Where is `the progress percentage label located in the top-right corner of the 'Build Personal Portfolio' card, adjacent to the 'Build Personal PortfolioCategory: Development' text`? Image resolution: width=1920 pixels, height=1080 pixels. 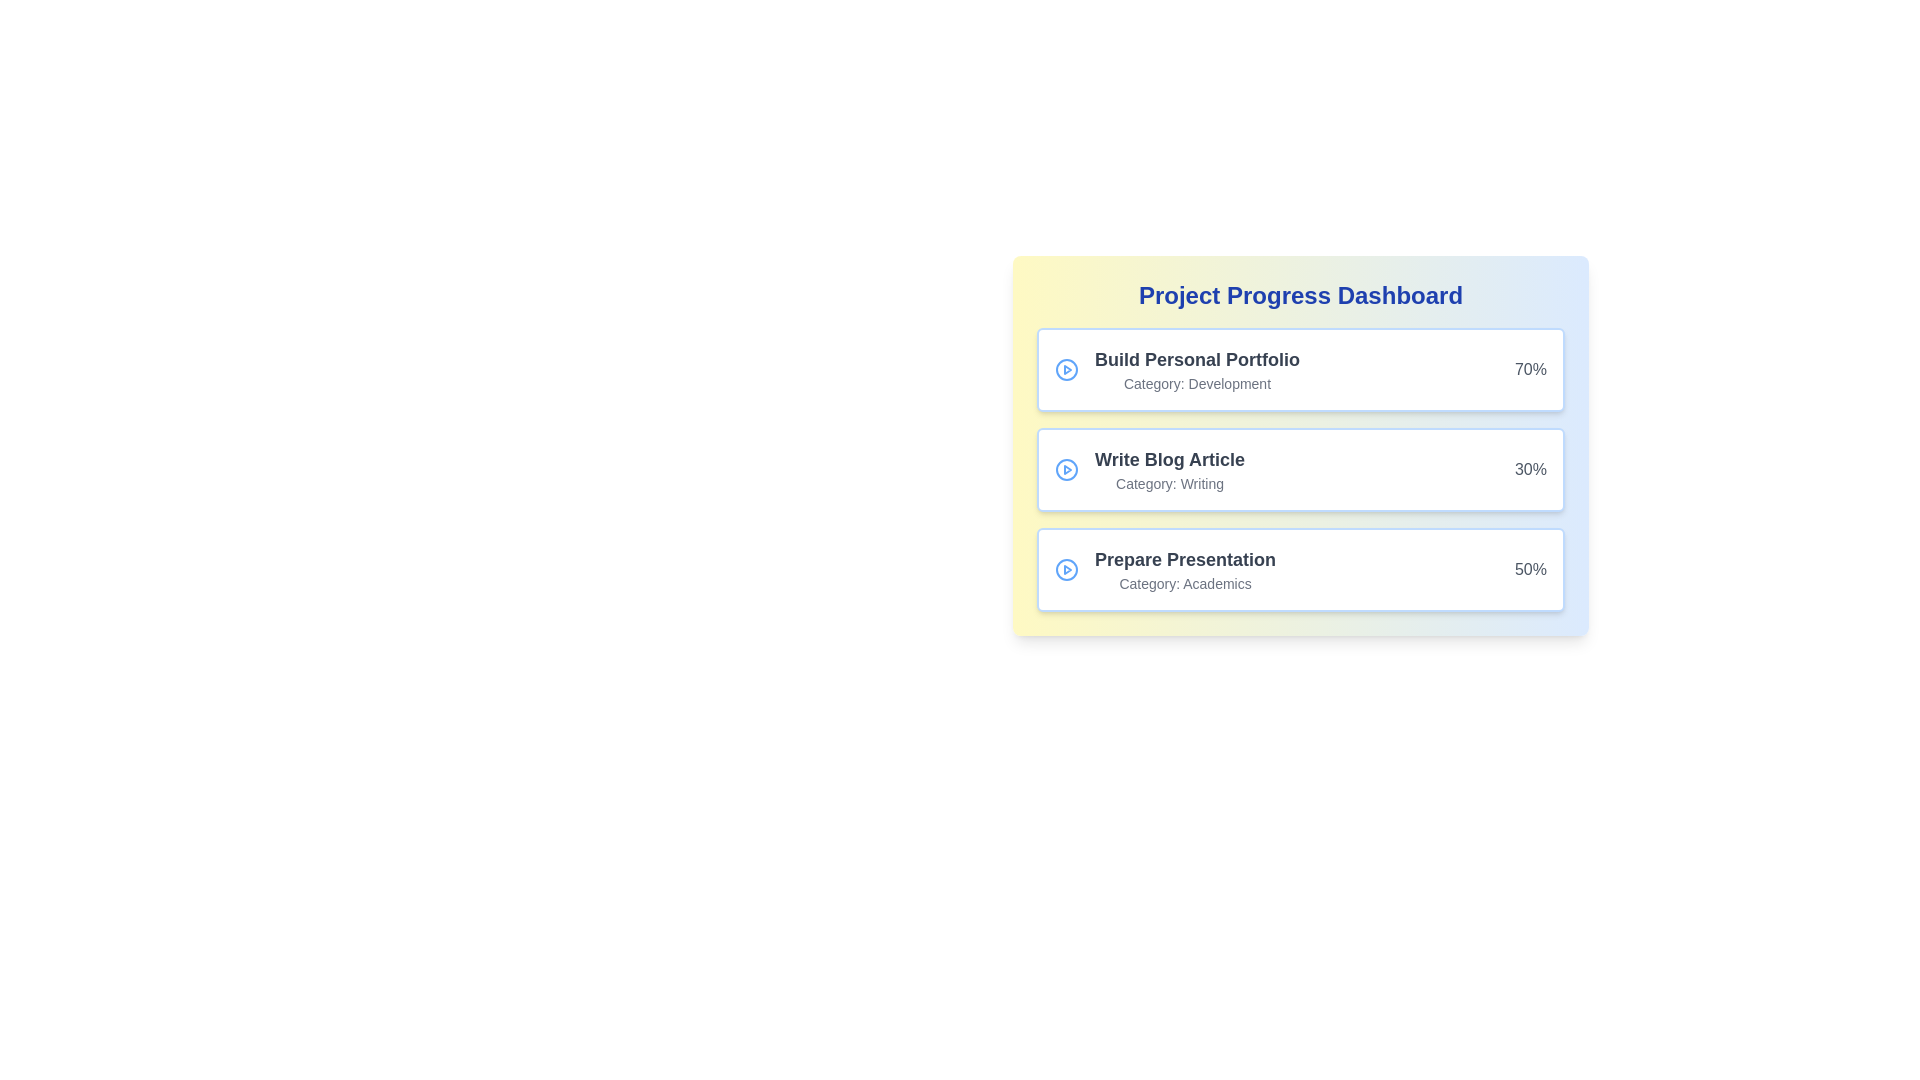 the progress percentage label located in the top-right corner of the 'Build Personal Portfolio' card, adjacent to the 'Build Personal PortfolioCategory: Development' text is located at coordinates (1530, 370).